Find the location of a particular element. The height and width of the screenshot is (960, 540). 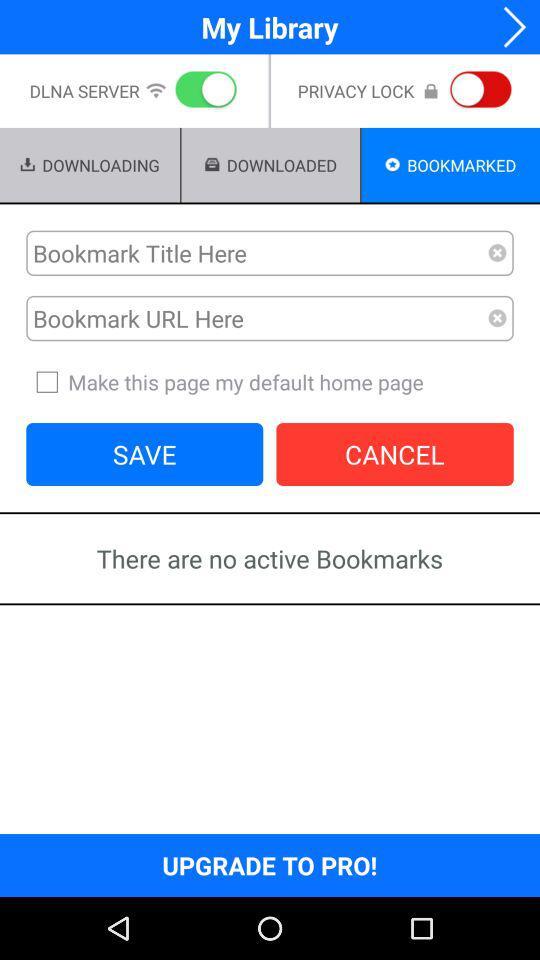

the close icon is located at coordinates (496, 340).